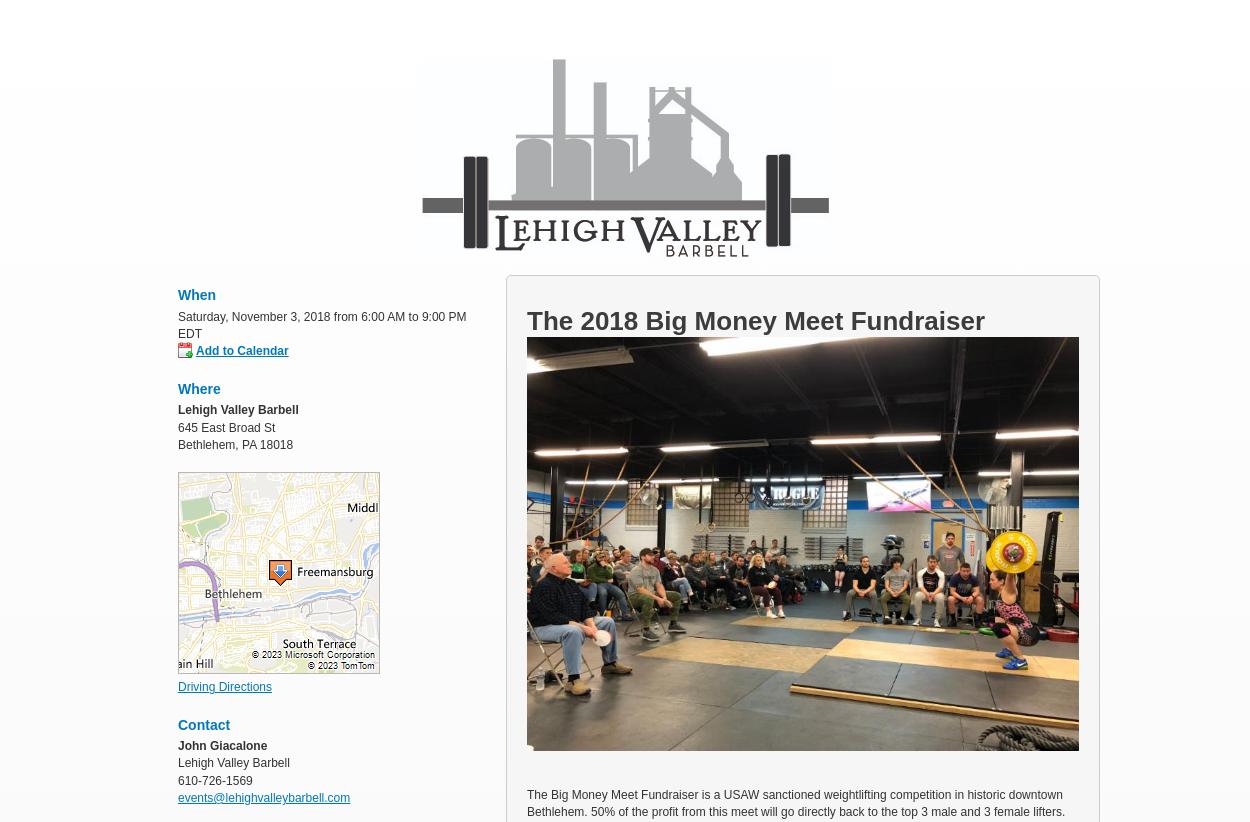  I want to click on '610-726-1569', so click(178, 778).